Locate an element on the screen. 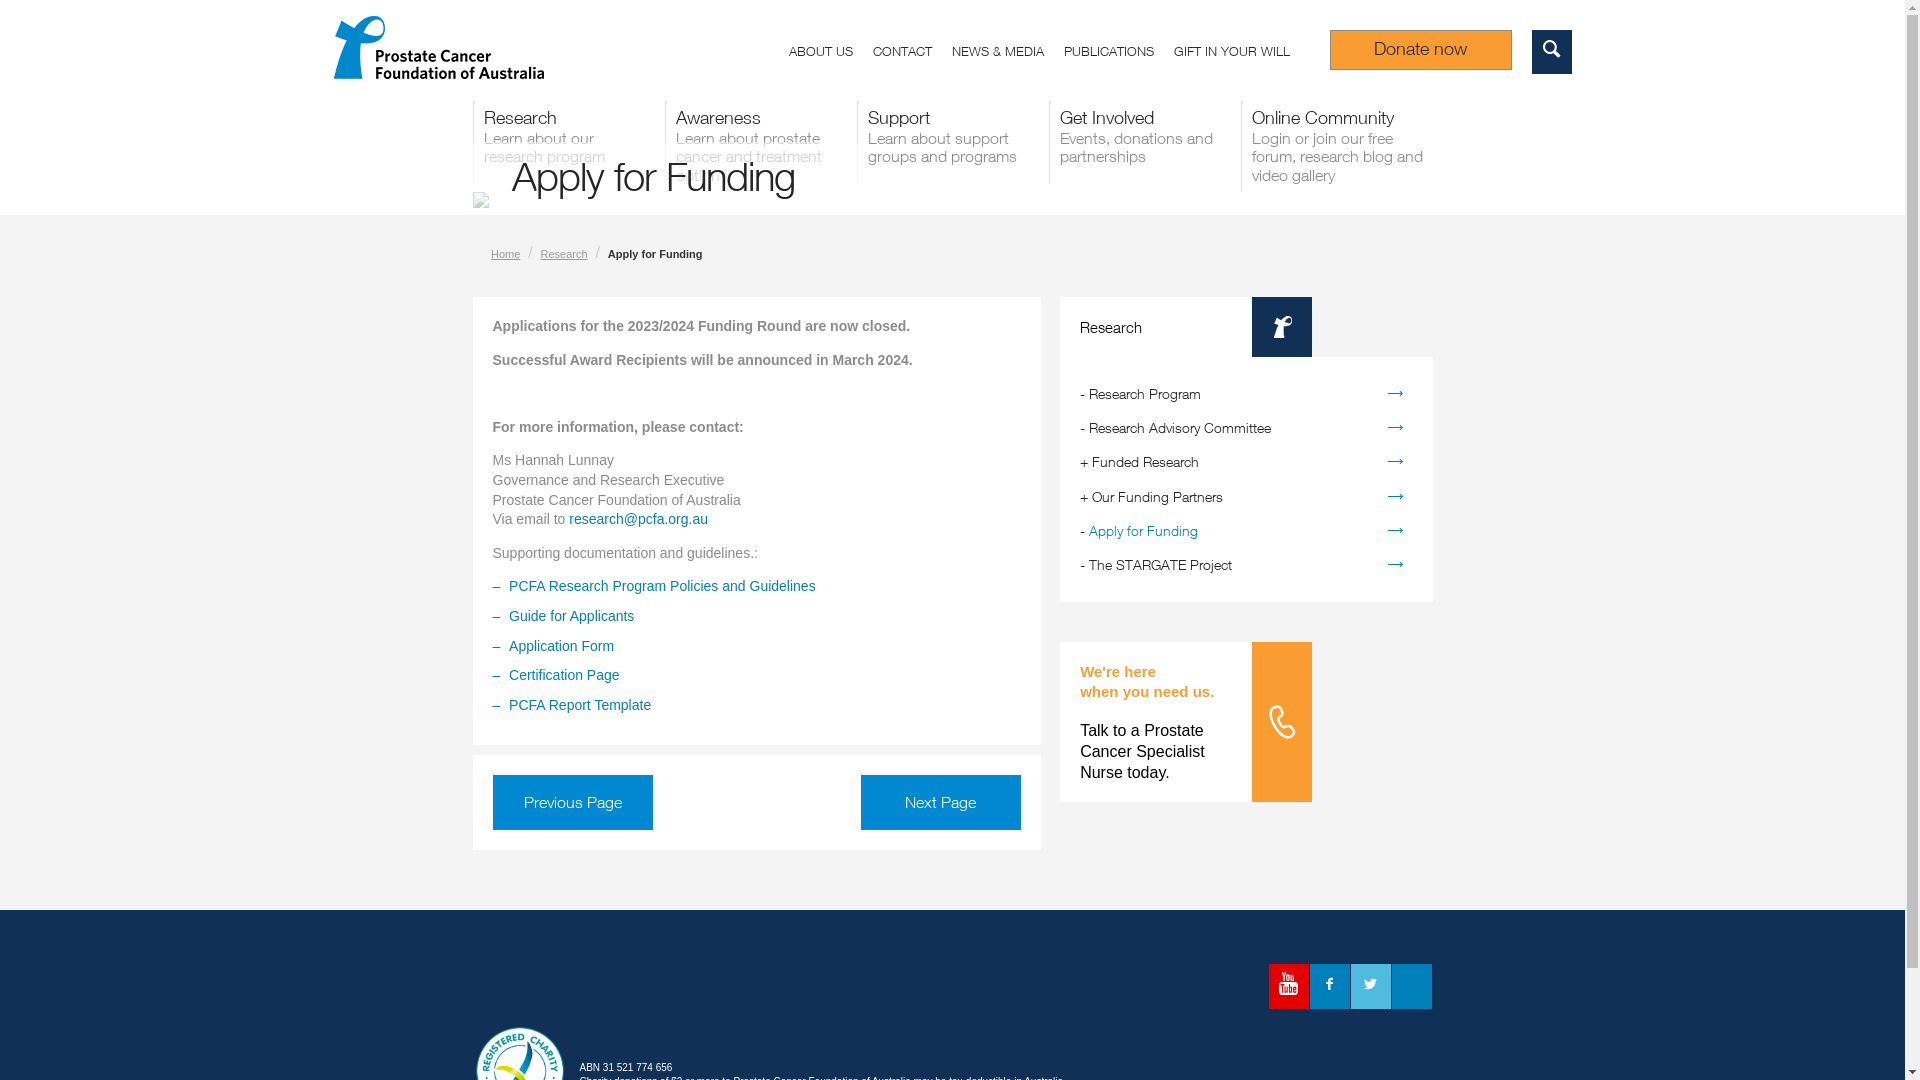 This screenshot has height=1080, width=1920. 'ABOUT US' is located at coordinates (830, 53).